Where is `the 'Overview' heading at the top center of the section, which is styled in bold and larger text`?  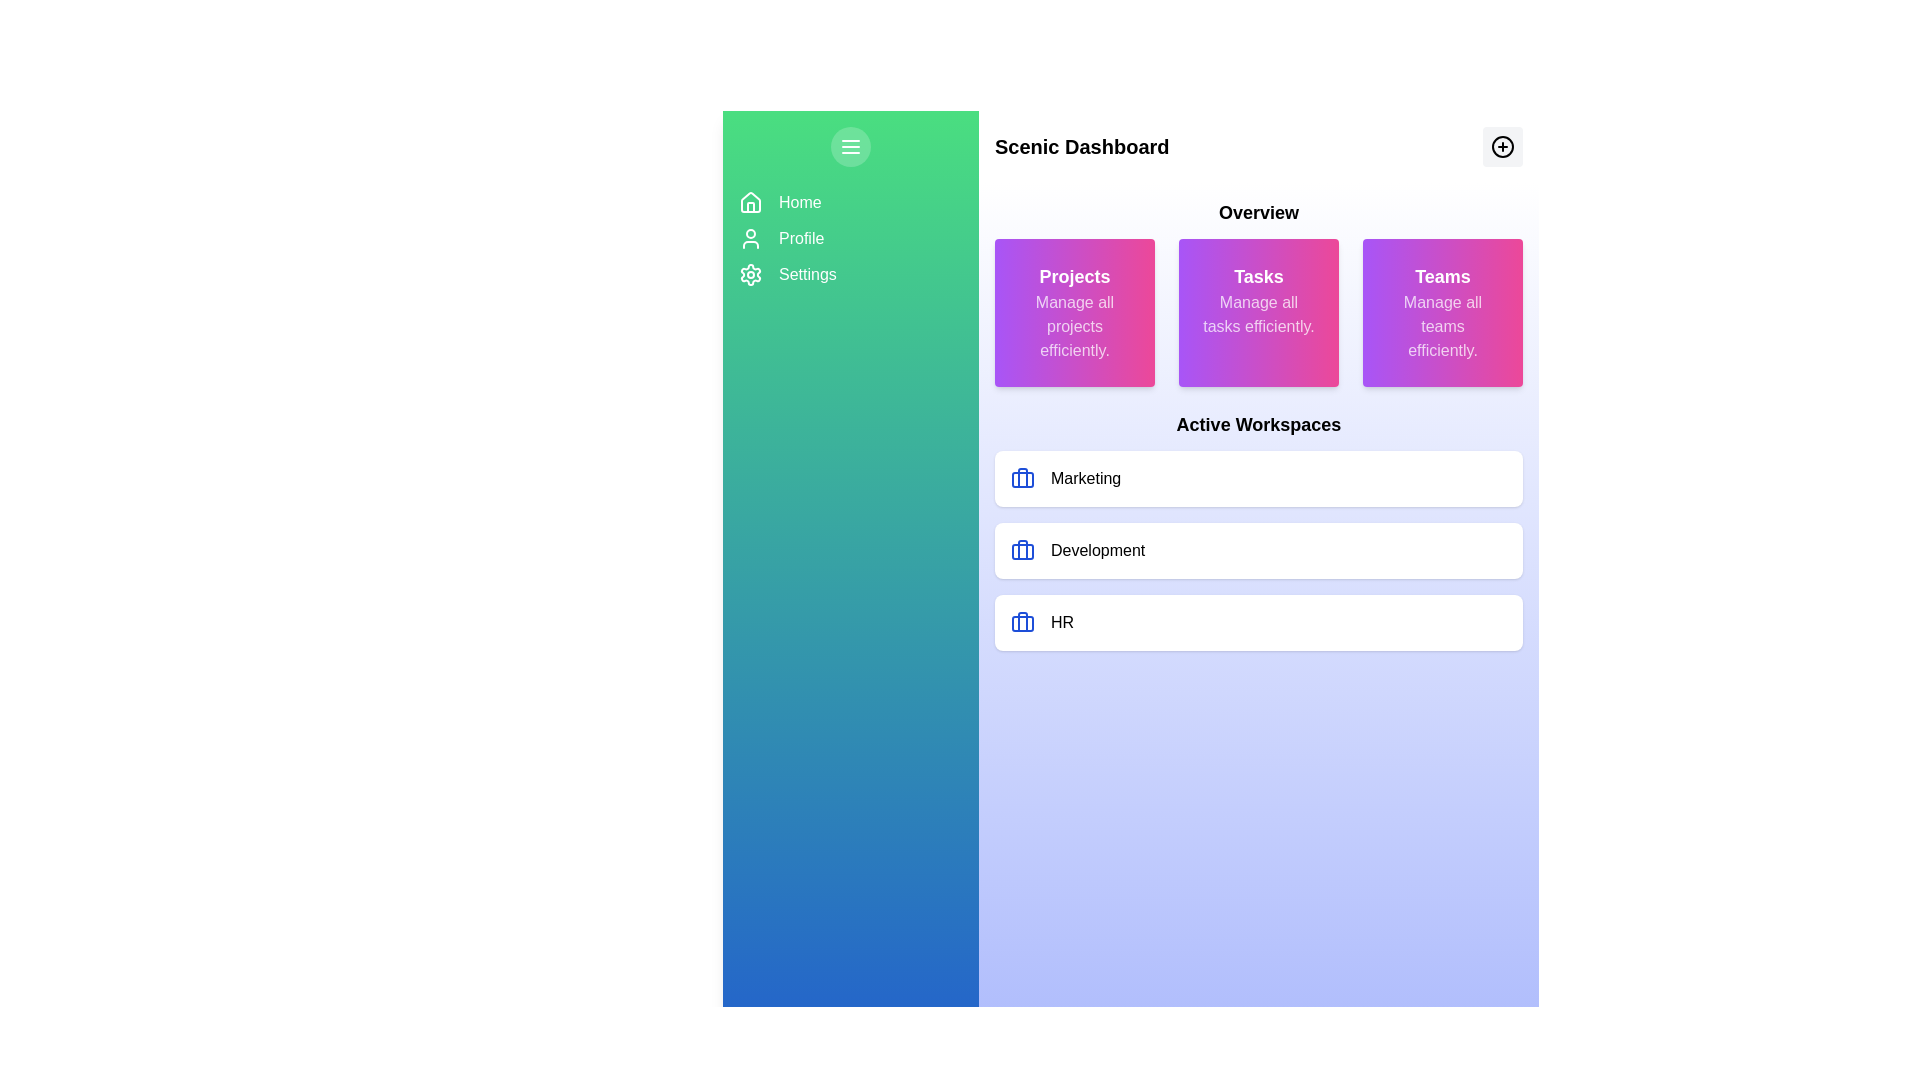 the 'Overview' heading at the top center of the section, which is styled in bold and larger text is located at coordinates (1257, 212).